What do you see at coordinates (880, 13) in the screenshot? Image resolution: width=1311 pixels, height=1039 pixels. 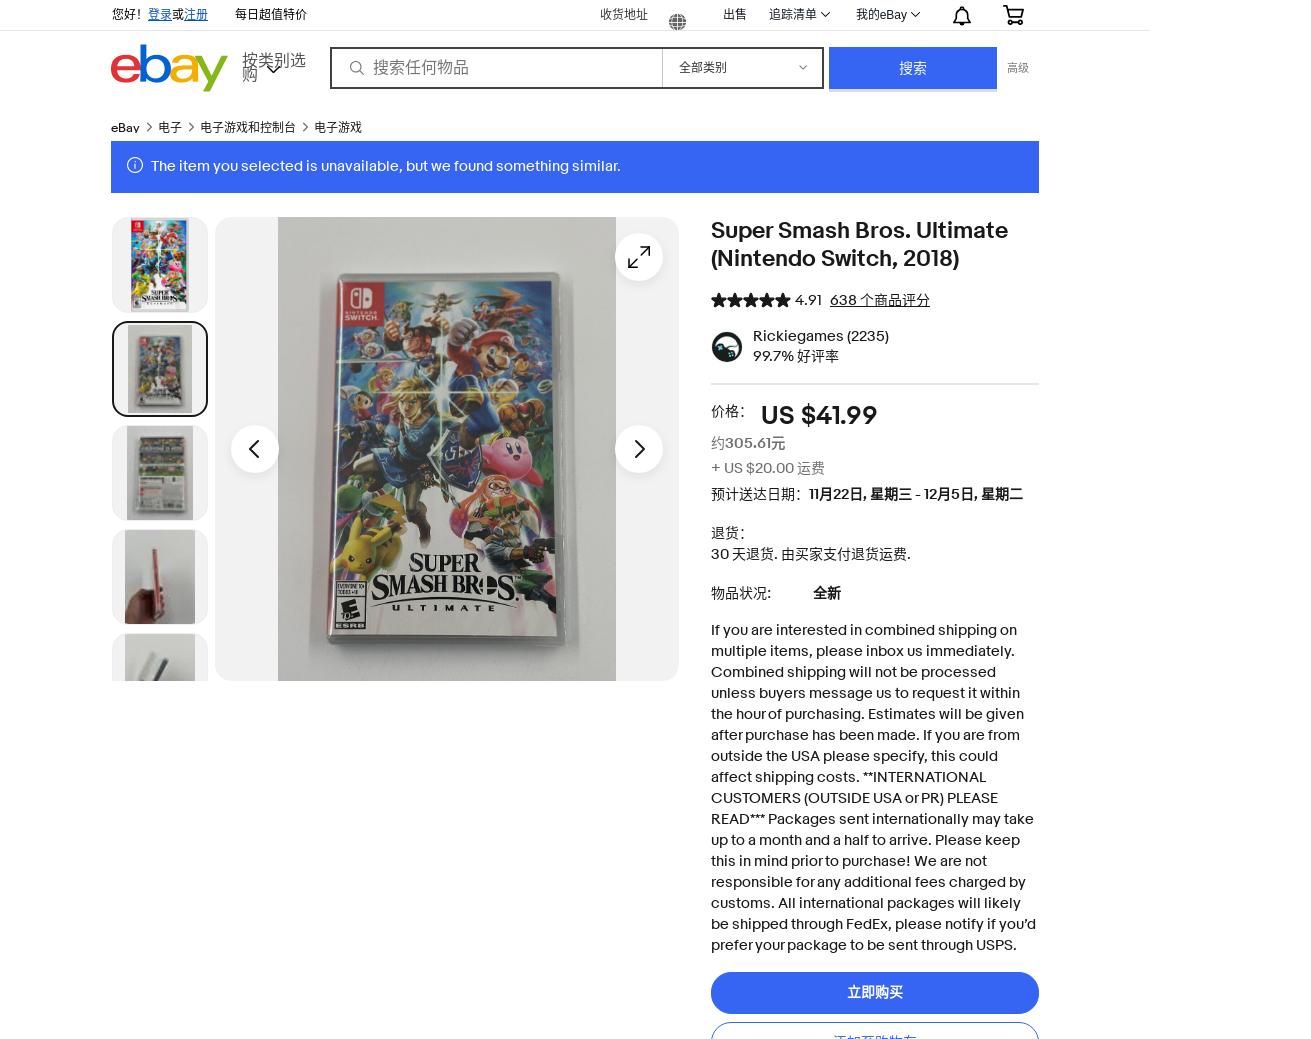 I see `'我的eBay'` at bounding box center [880, 13].